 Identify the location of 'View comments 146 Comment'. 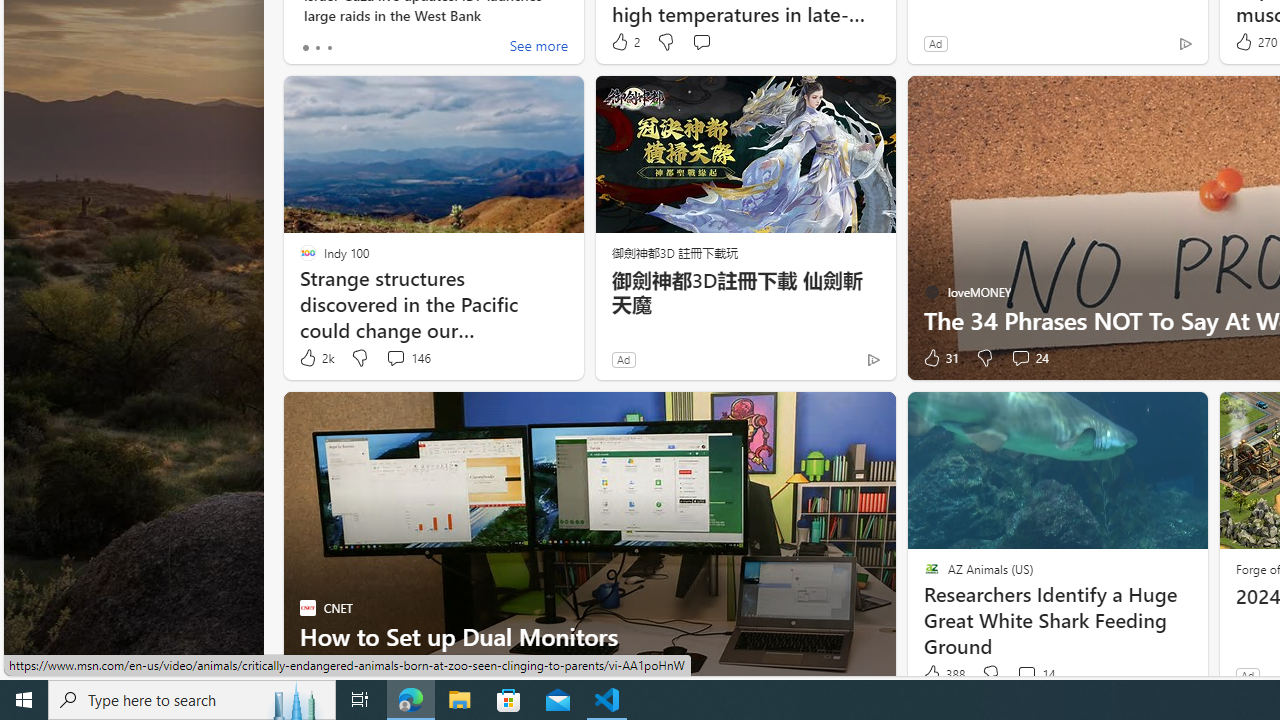
(407, 357).